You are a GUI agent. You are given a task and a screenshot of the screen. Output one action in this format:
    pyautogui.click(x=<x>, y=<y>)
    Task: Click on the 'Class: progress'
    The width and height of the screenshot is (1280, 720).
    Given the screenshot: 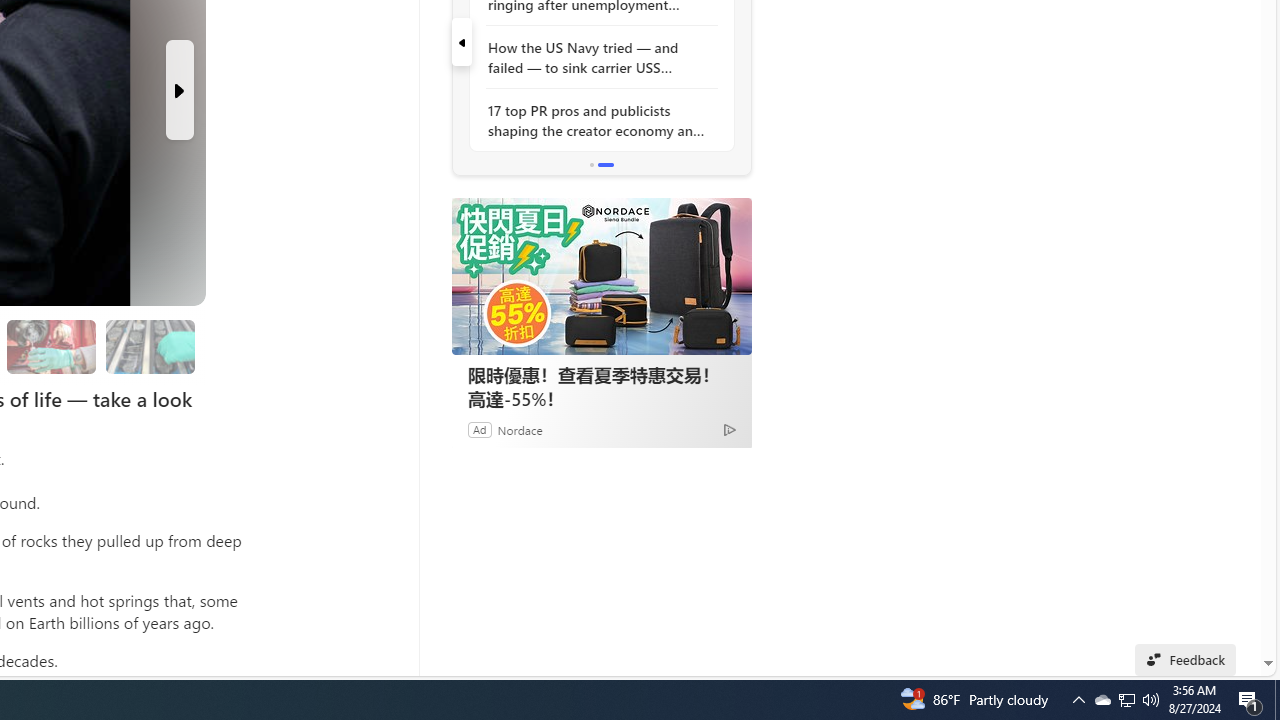 What is the action you would take?
    pyautogui.click(x=149, y=342)
    